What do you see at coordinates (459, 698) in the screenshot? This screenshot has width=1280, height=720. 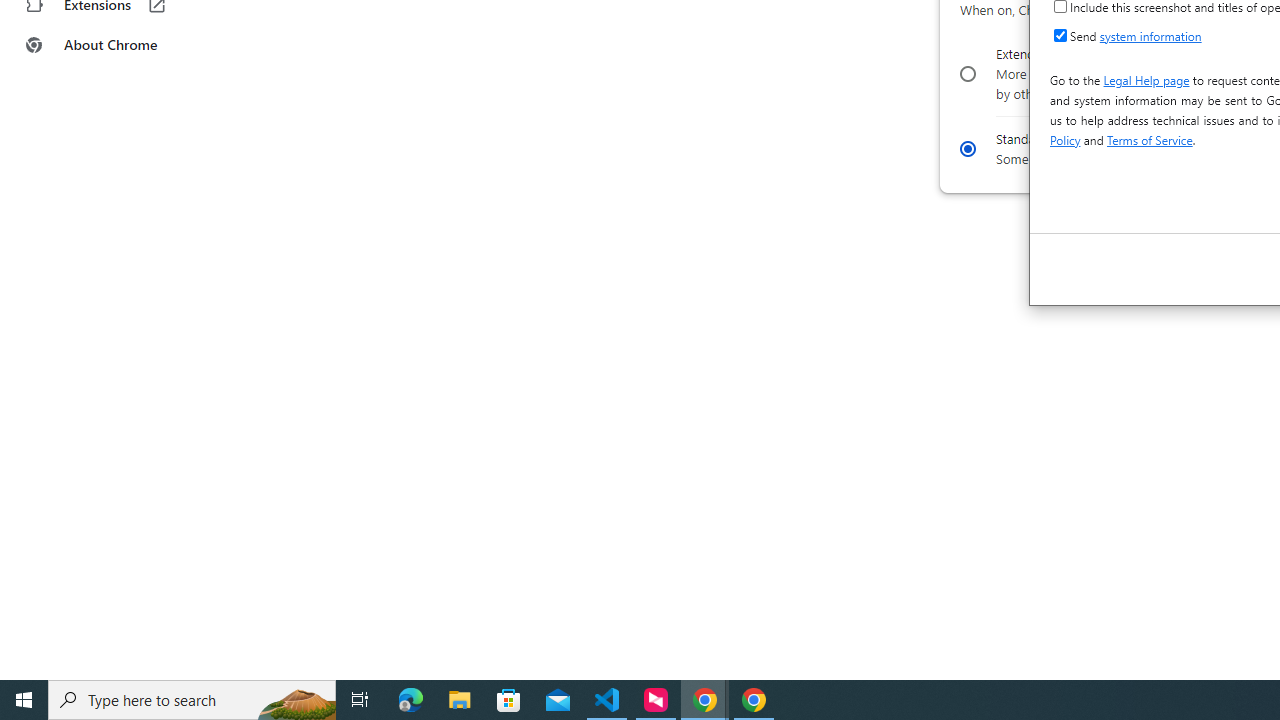 I see `'File Explorer'` at bounding box center [459, 698].